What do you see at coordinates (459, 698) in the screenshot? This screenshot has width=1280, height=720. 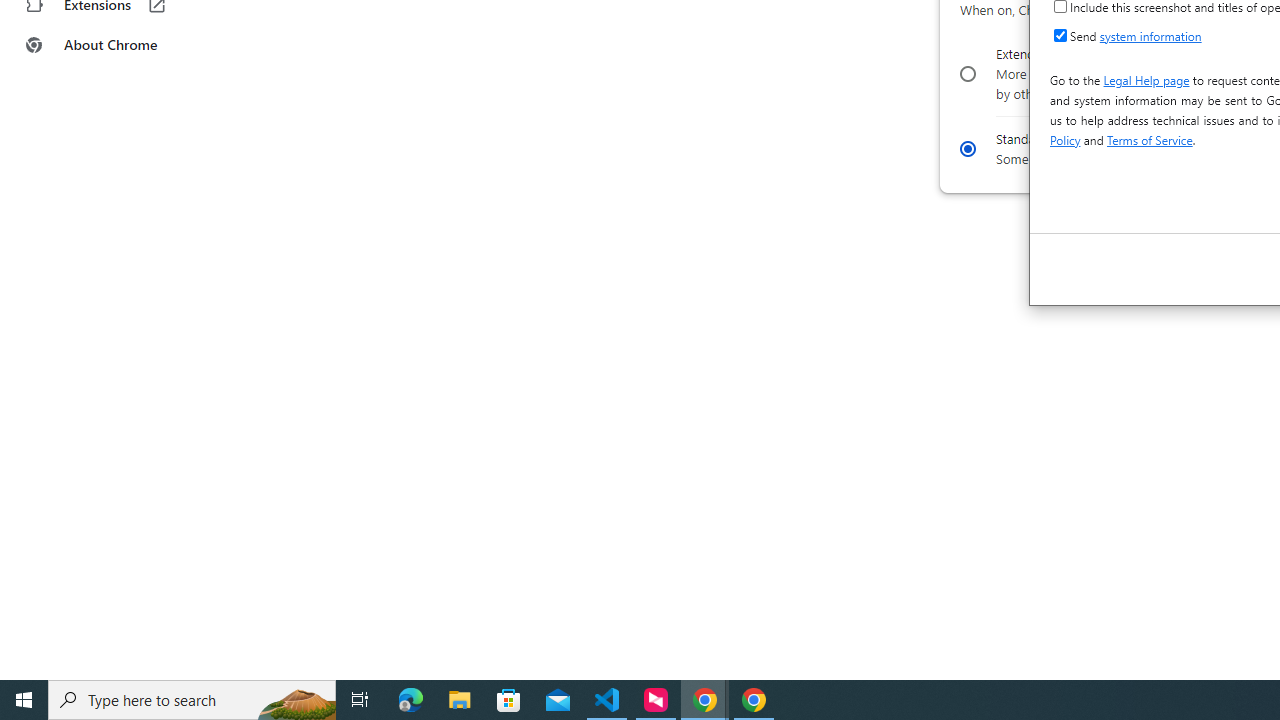 I see `'File Explorer'` at bounding box center [459, 698].